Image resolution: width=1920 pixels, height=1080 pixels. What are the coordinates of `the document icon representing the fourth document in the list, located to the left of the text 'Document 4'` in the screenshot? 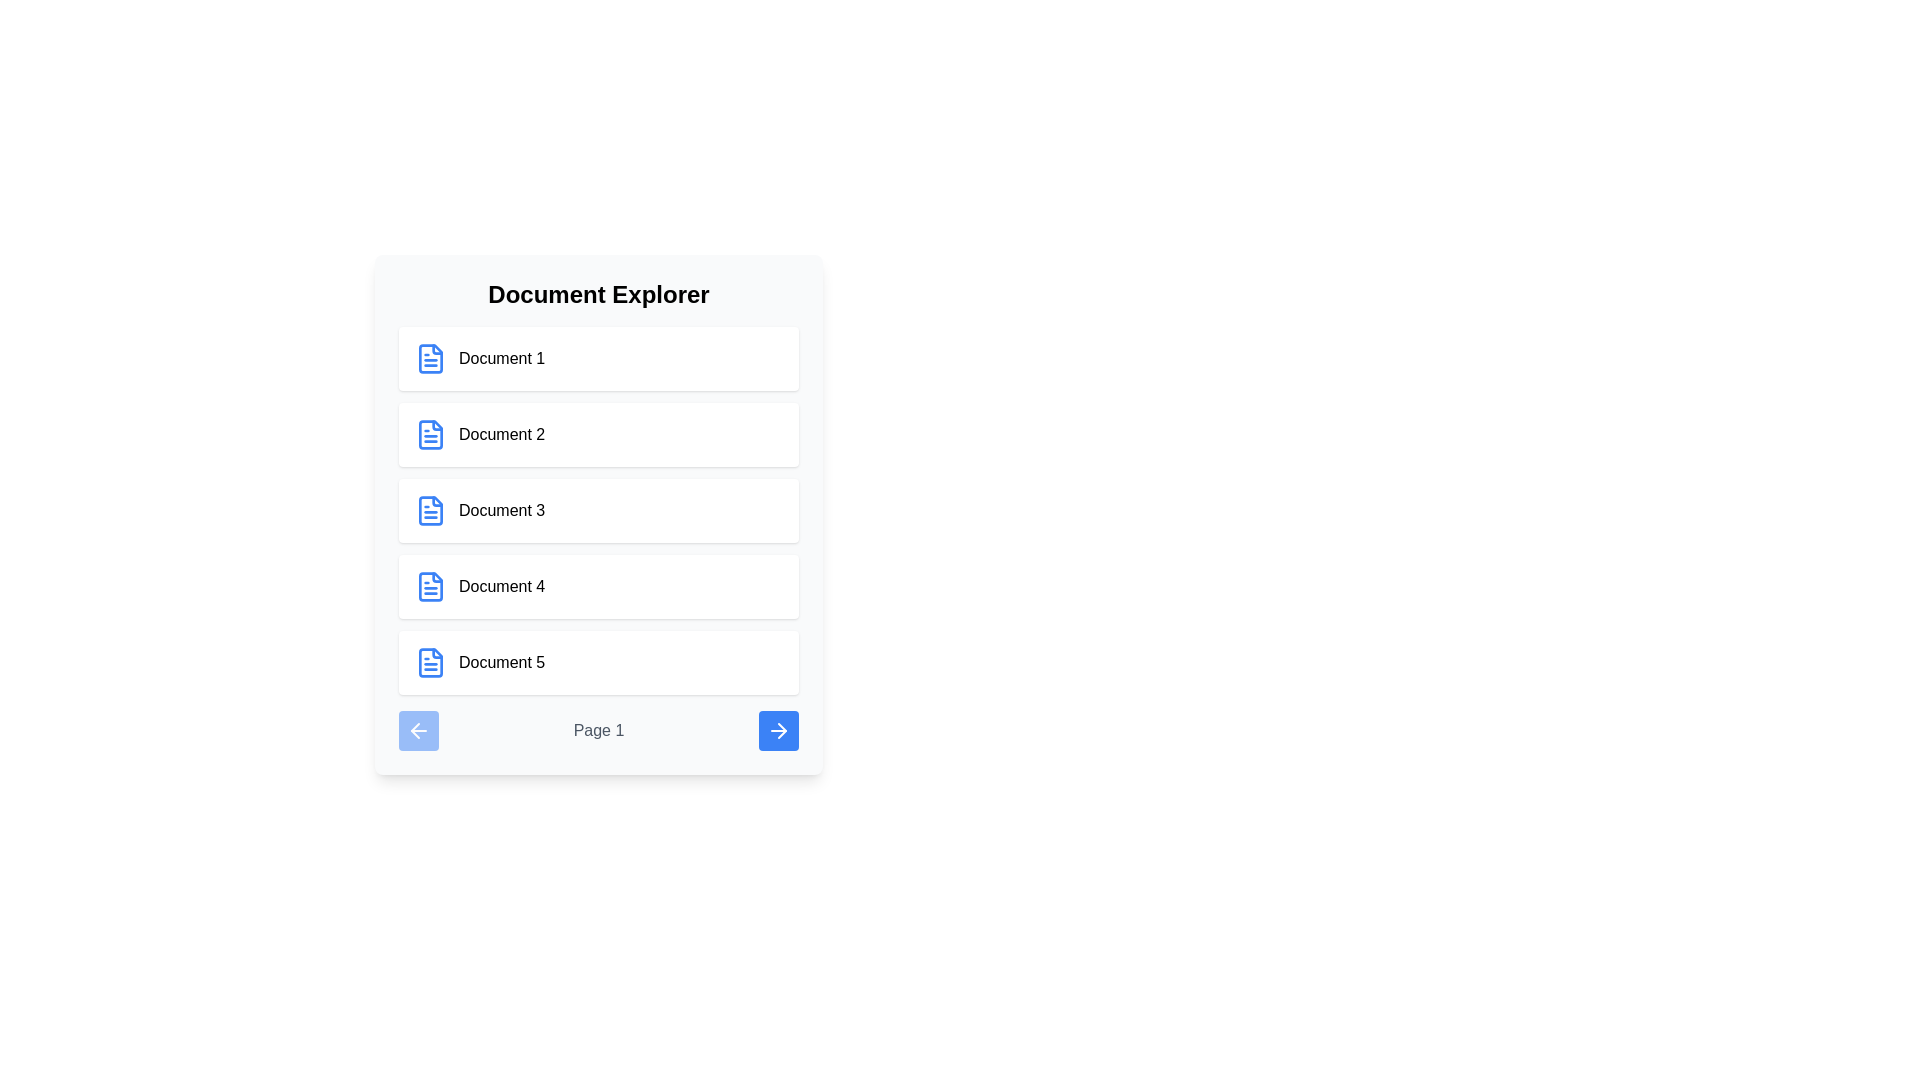 It's located at (430, 585).